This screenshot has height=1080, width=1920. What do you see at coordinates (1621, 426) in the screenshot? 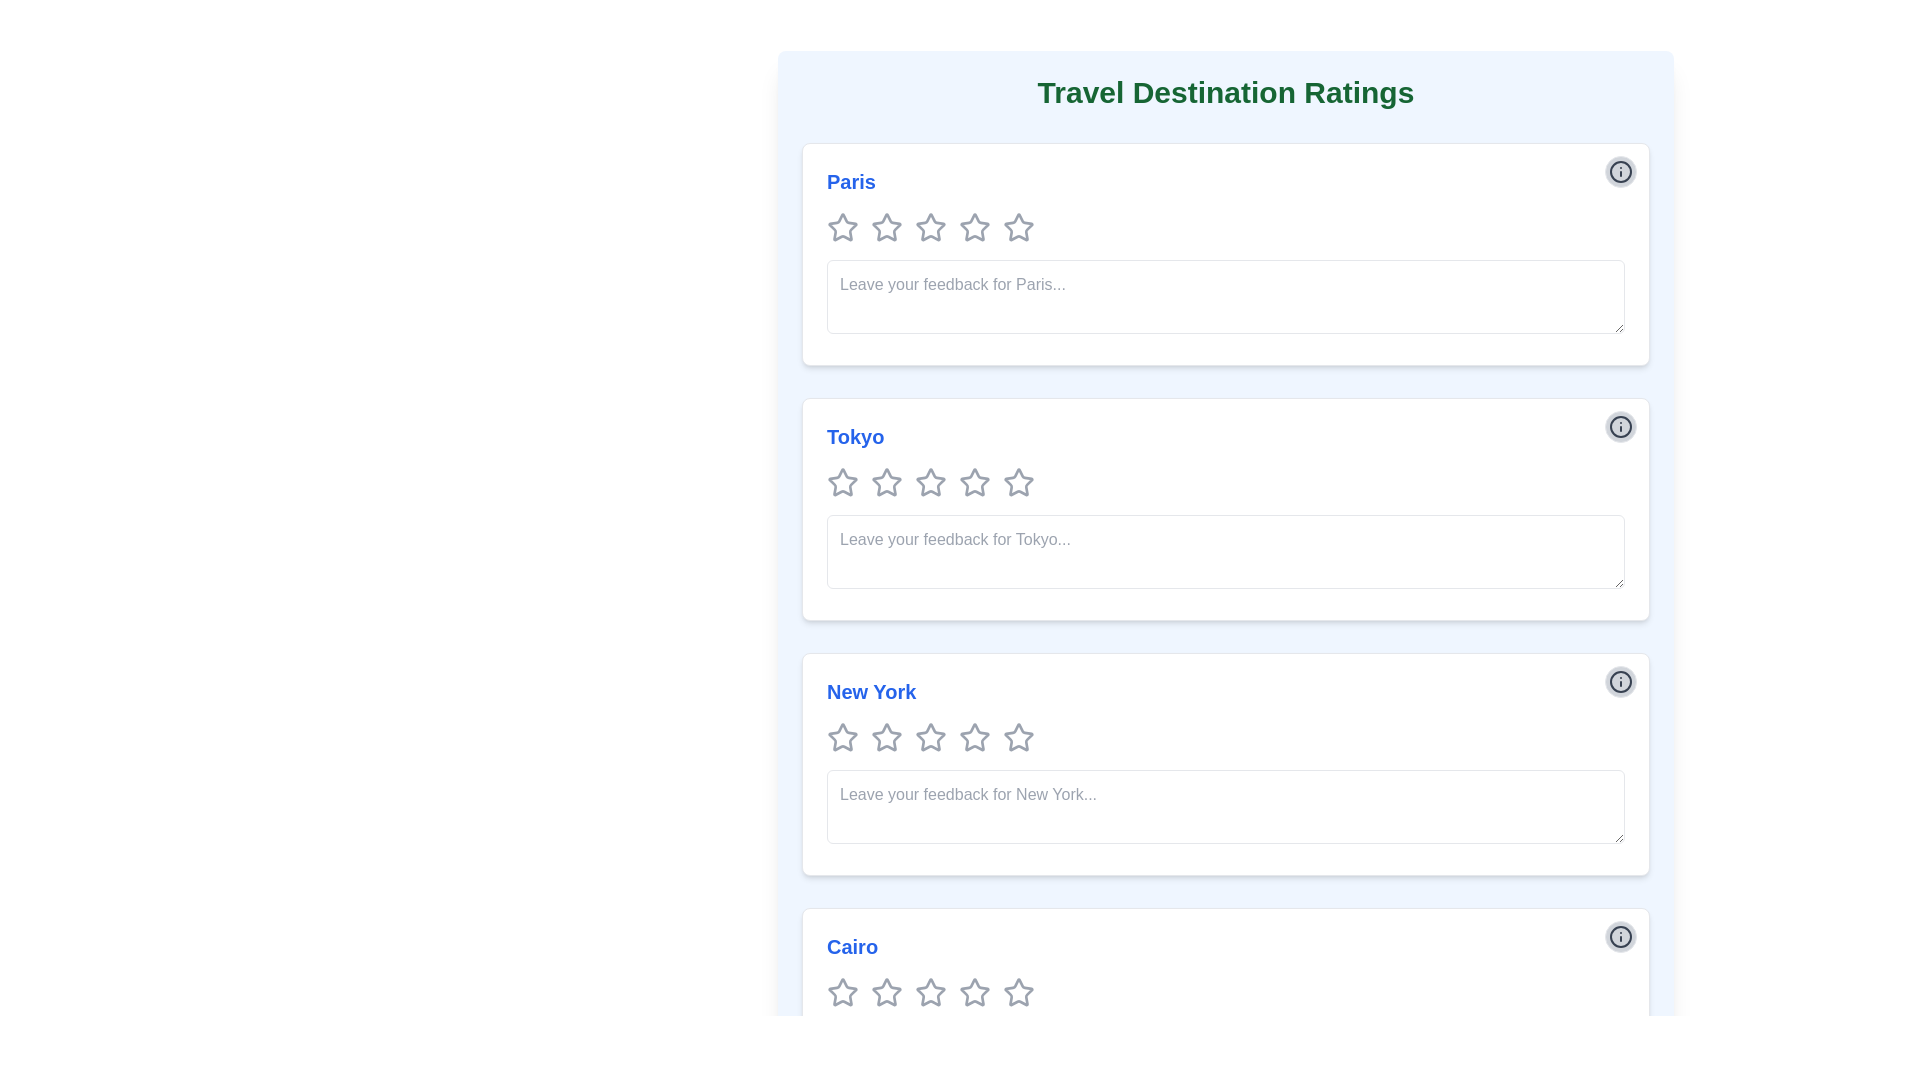
I see `the circular button with a gray background and an information icon inside, located in the top-right corner of the 'Tokyo' card` at bounding box center [1621, 426].